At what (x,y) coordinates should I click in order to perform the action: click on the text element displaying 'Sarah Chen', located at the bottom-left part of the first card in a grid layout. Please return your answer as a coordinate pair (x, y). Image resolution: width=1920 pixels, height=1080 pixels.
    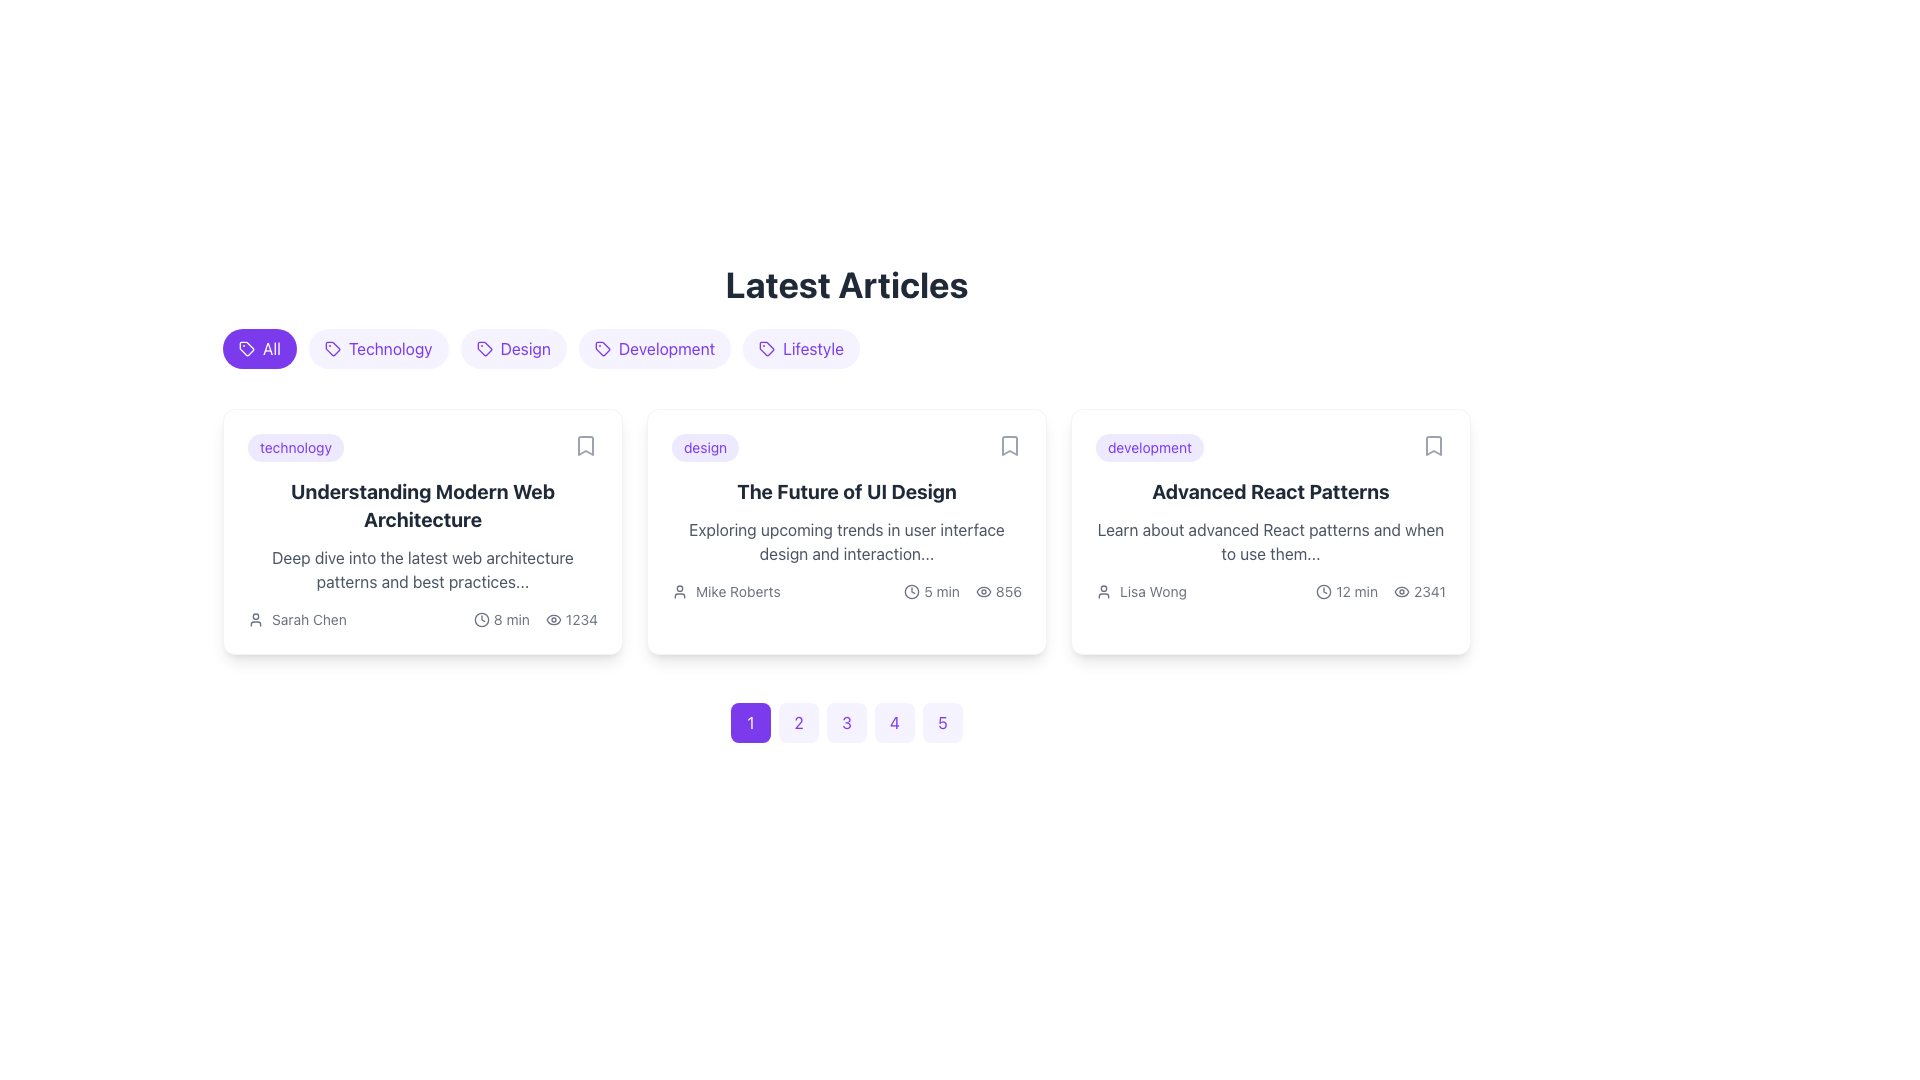
    Looking at the image, I should click on (308, 619).